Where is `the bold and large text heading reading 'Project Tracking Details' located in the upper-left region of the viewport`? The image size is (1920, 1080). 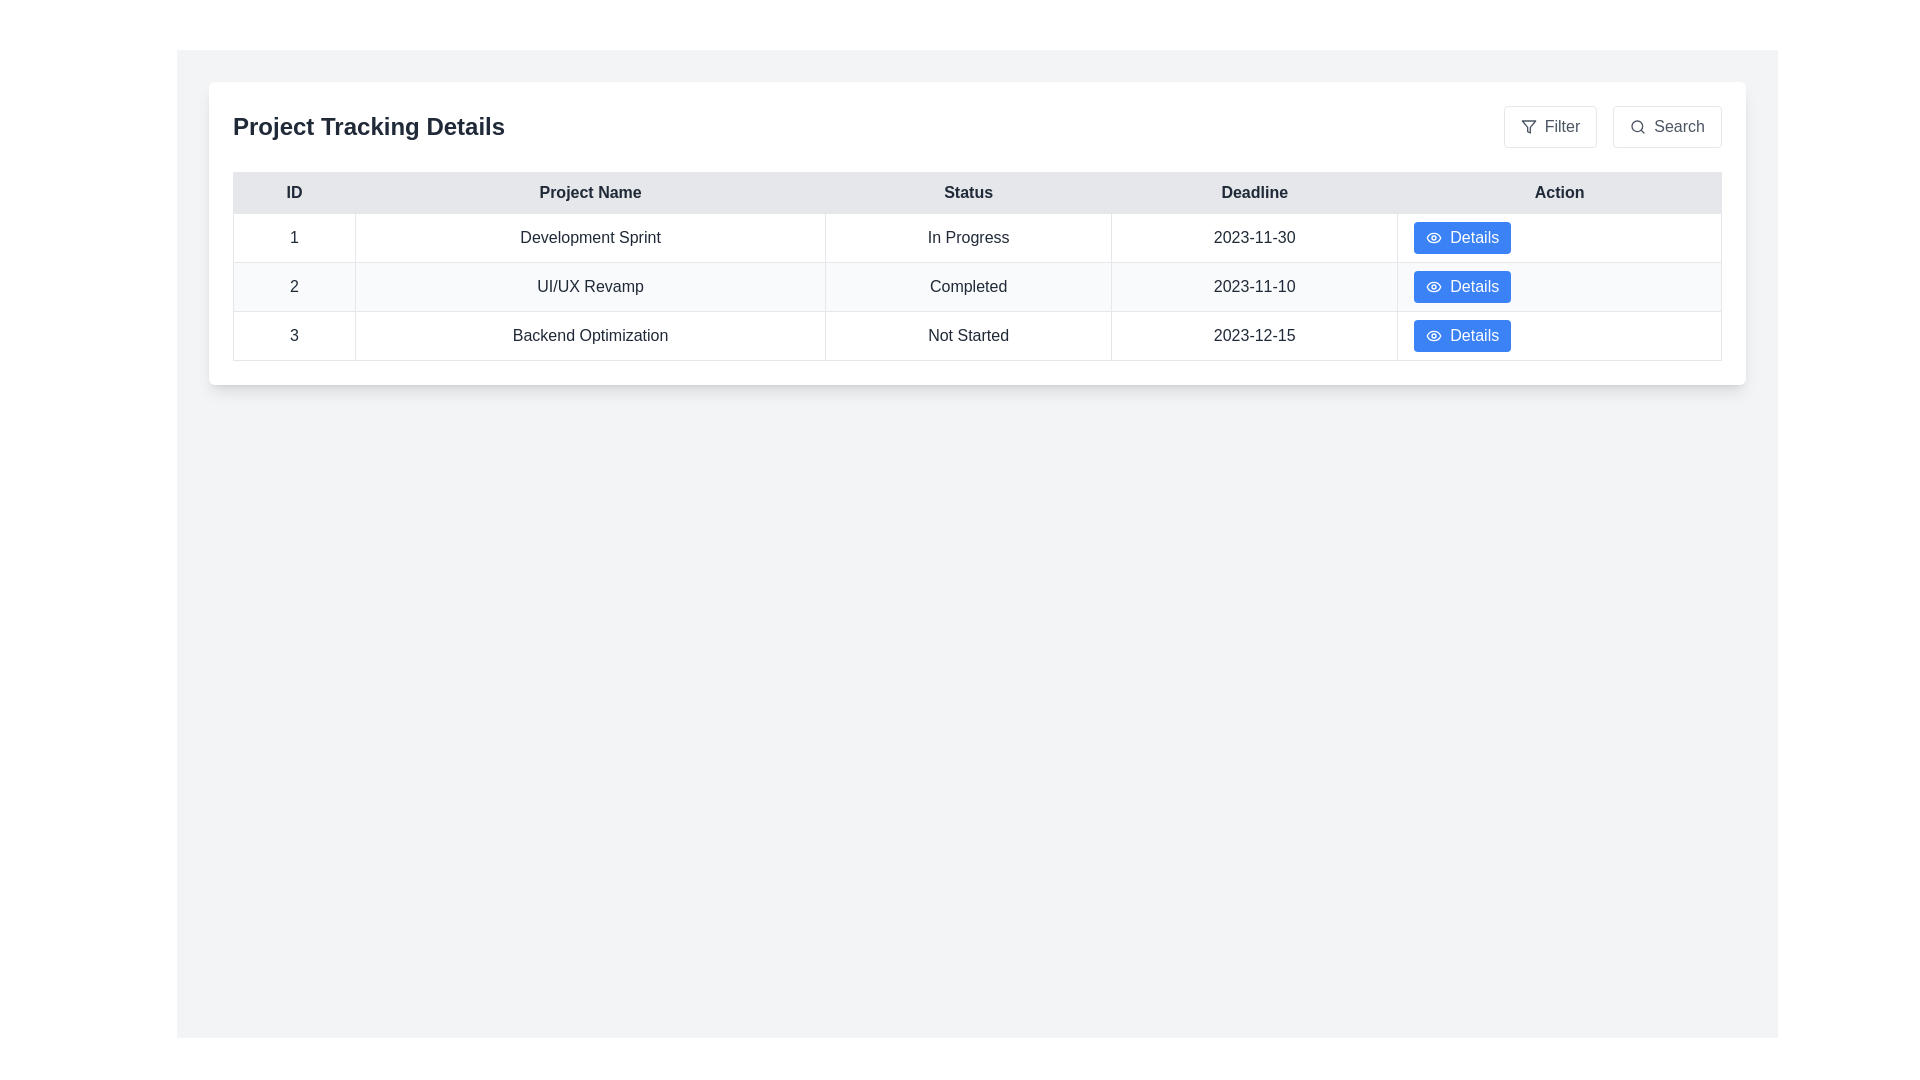
the bold and large text heading reading 'Project Tracking Details' located in the upper-left region of the viewport is located at coordinates (369, 127).